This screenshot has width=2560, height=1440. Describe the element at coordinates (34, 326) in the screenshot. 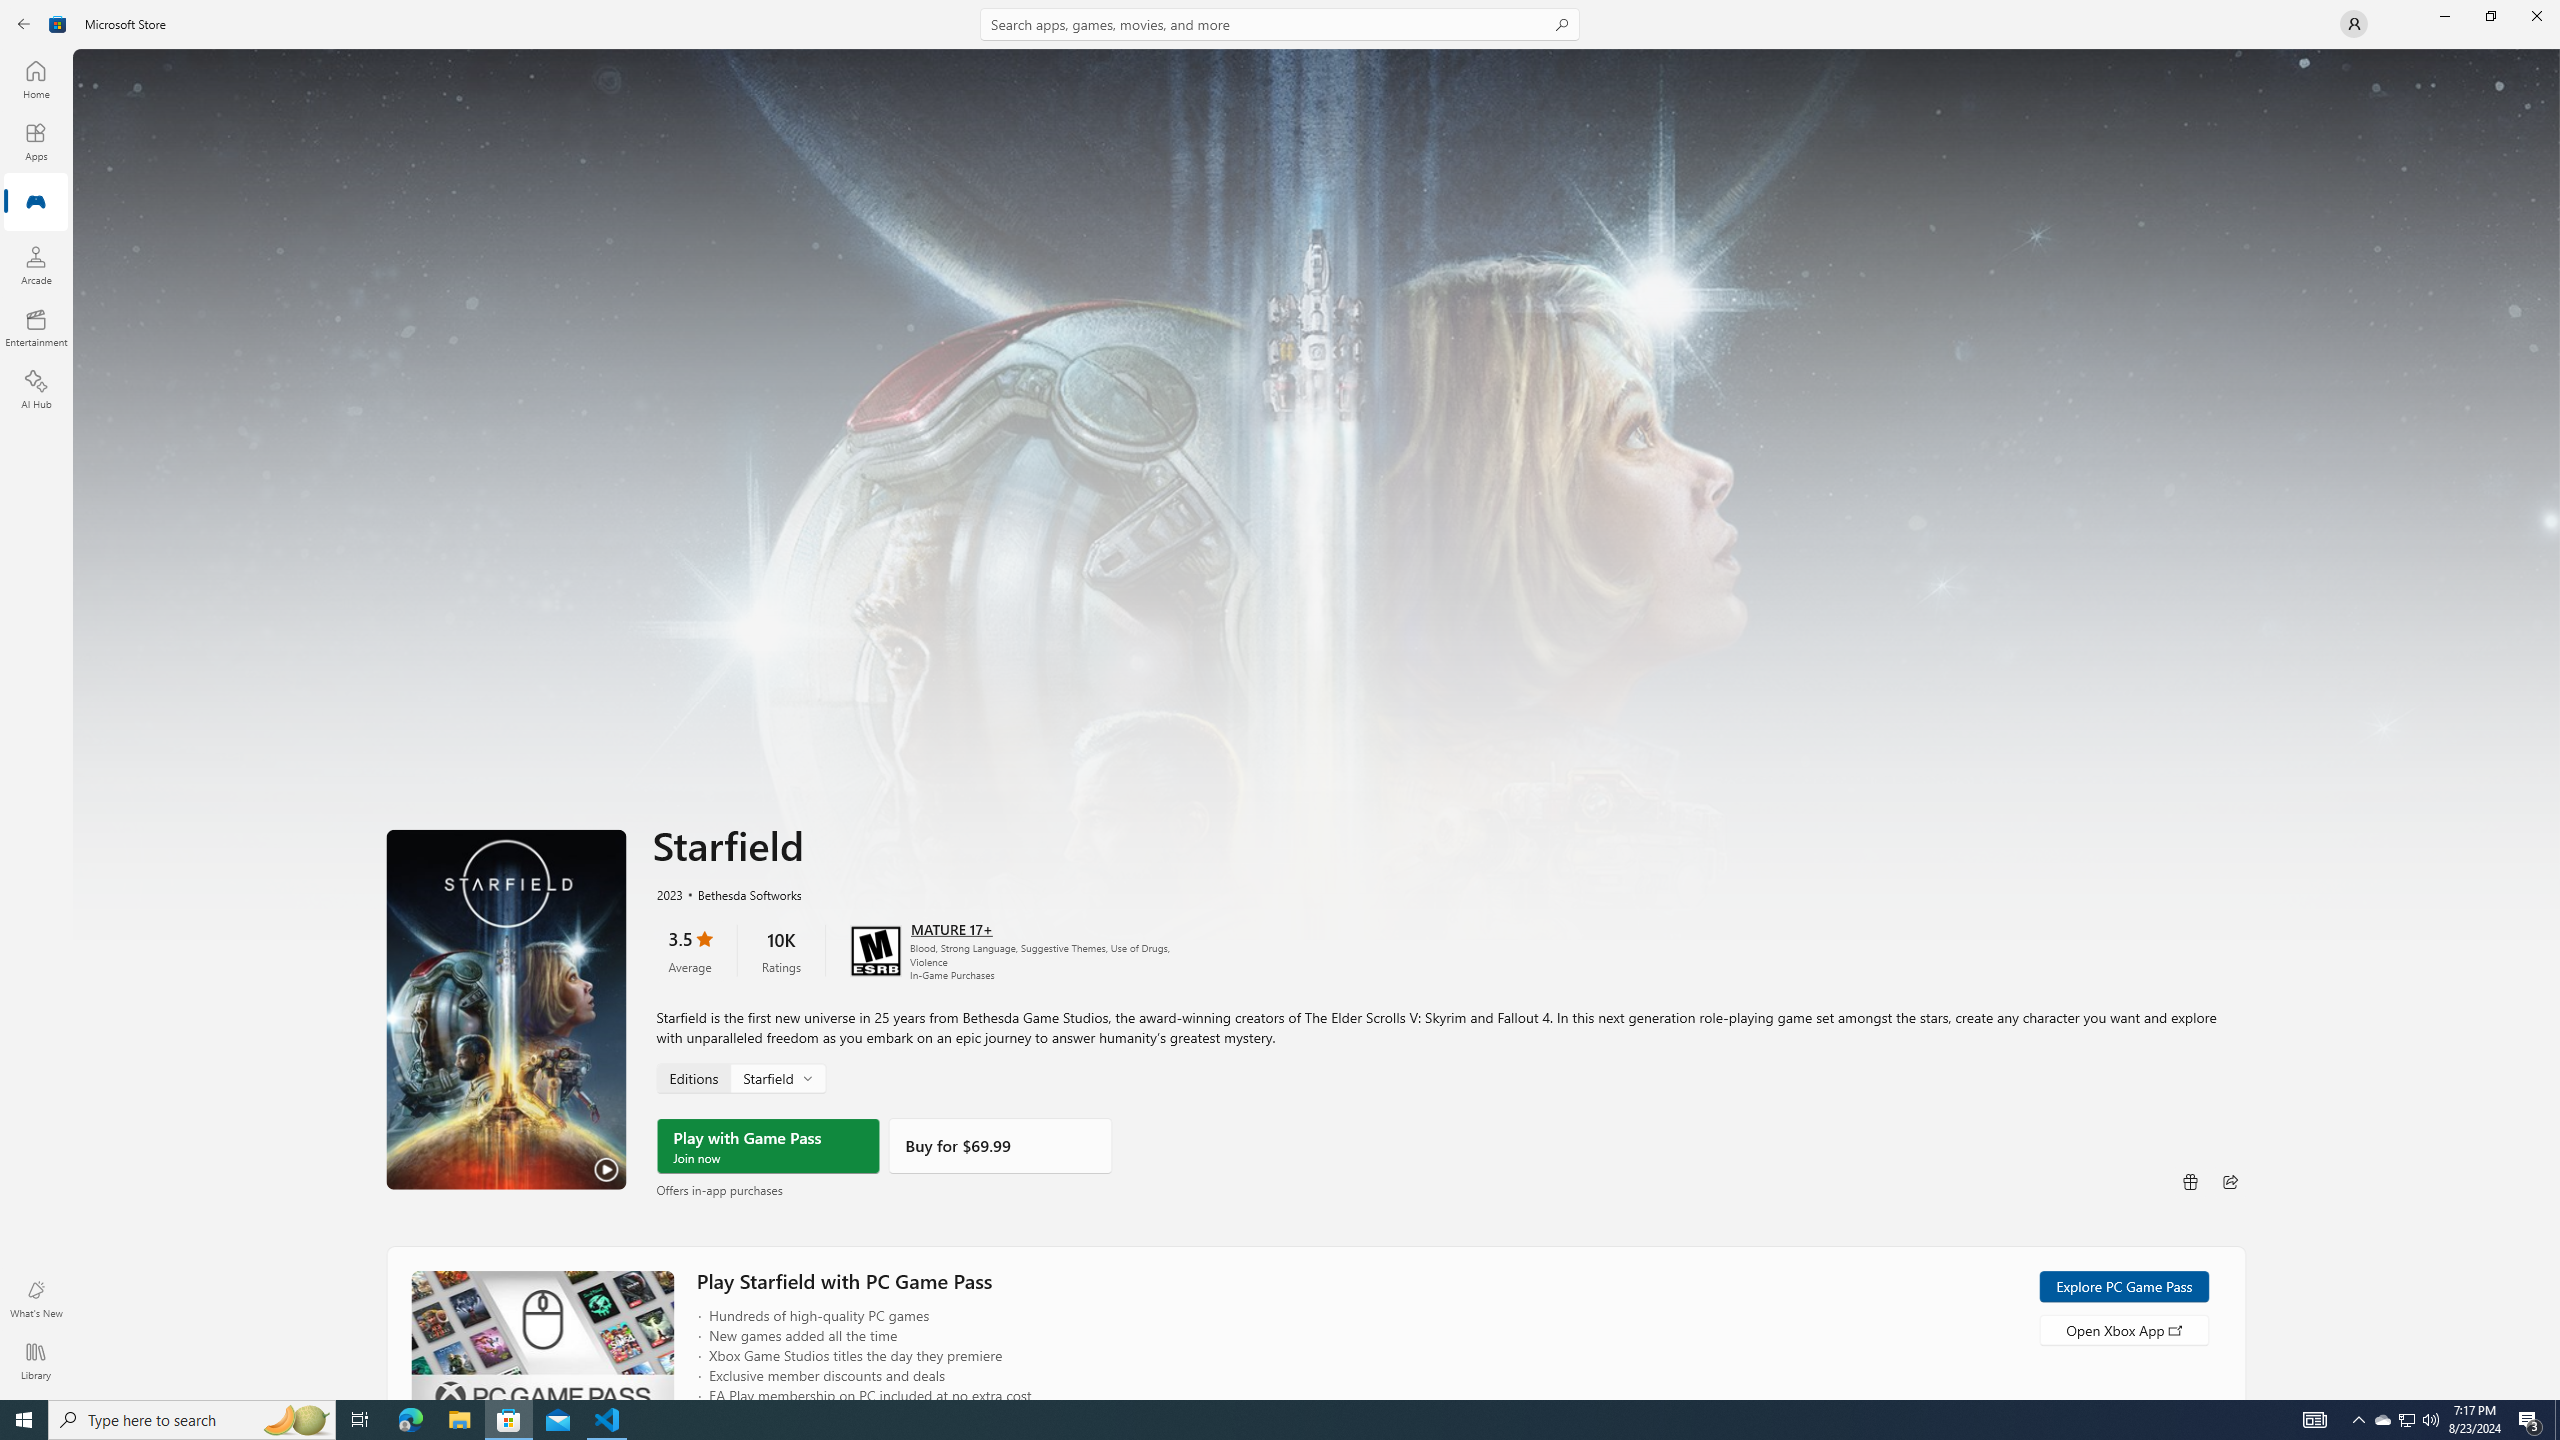

I see `'Entertainment'` at that location.